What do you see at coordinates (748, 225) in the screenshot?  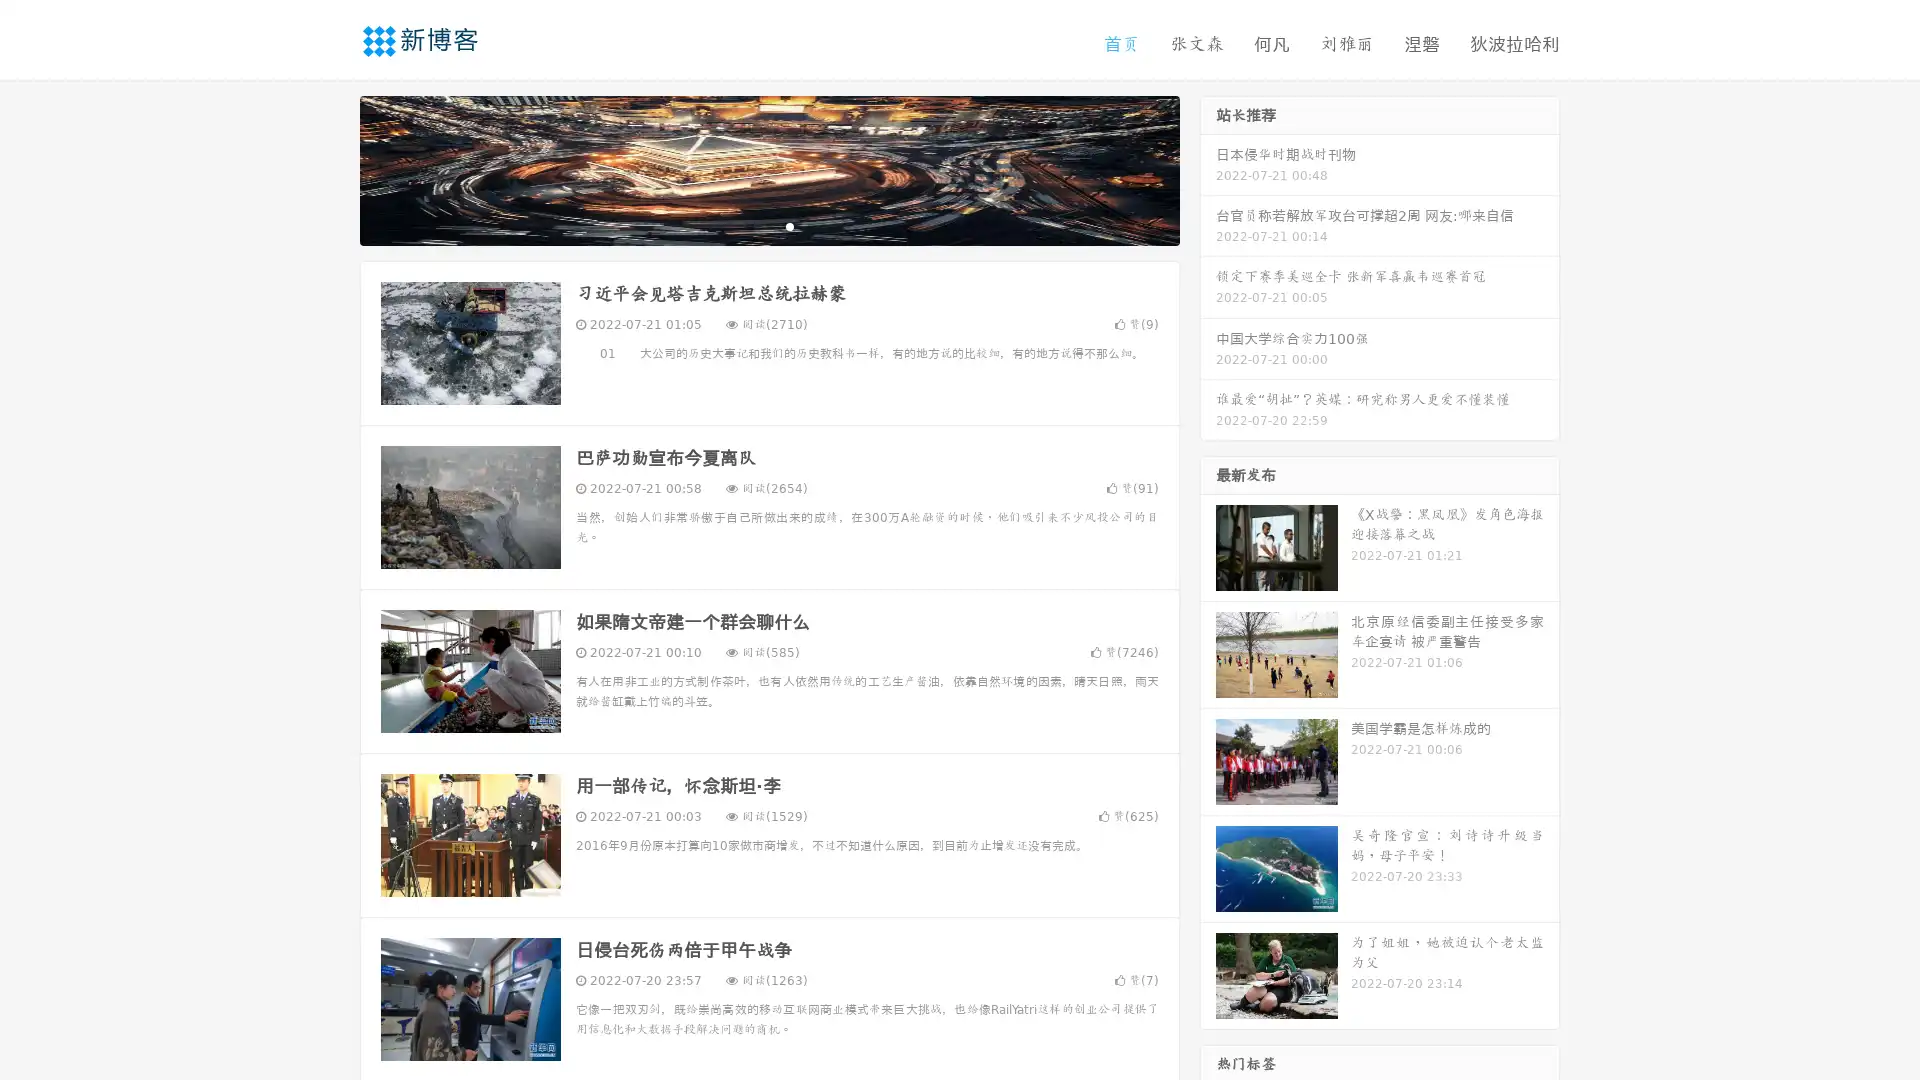 I see `Go to slide 1` at bounding box center [748, 225].